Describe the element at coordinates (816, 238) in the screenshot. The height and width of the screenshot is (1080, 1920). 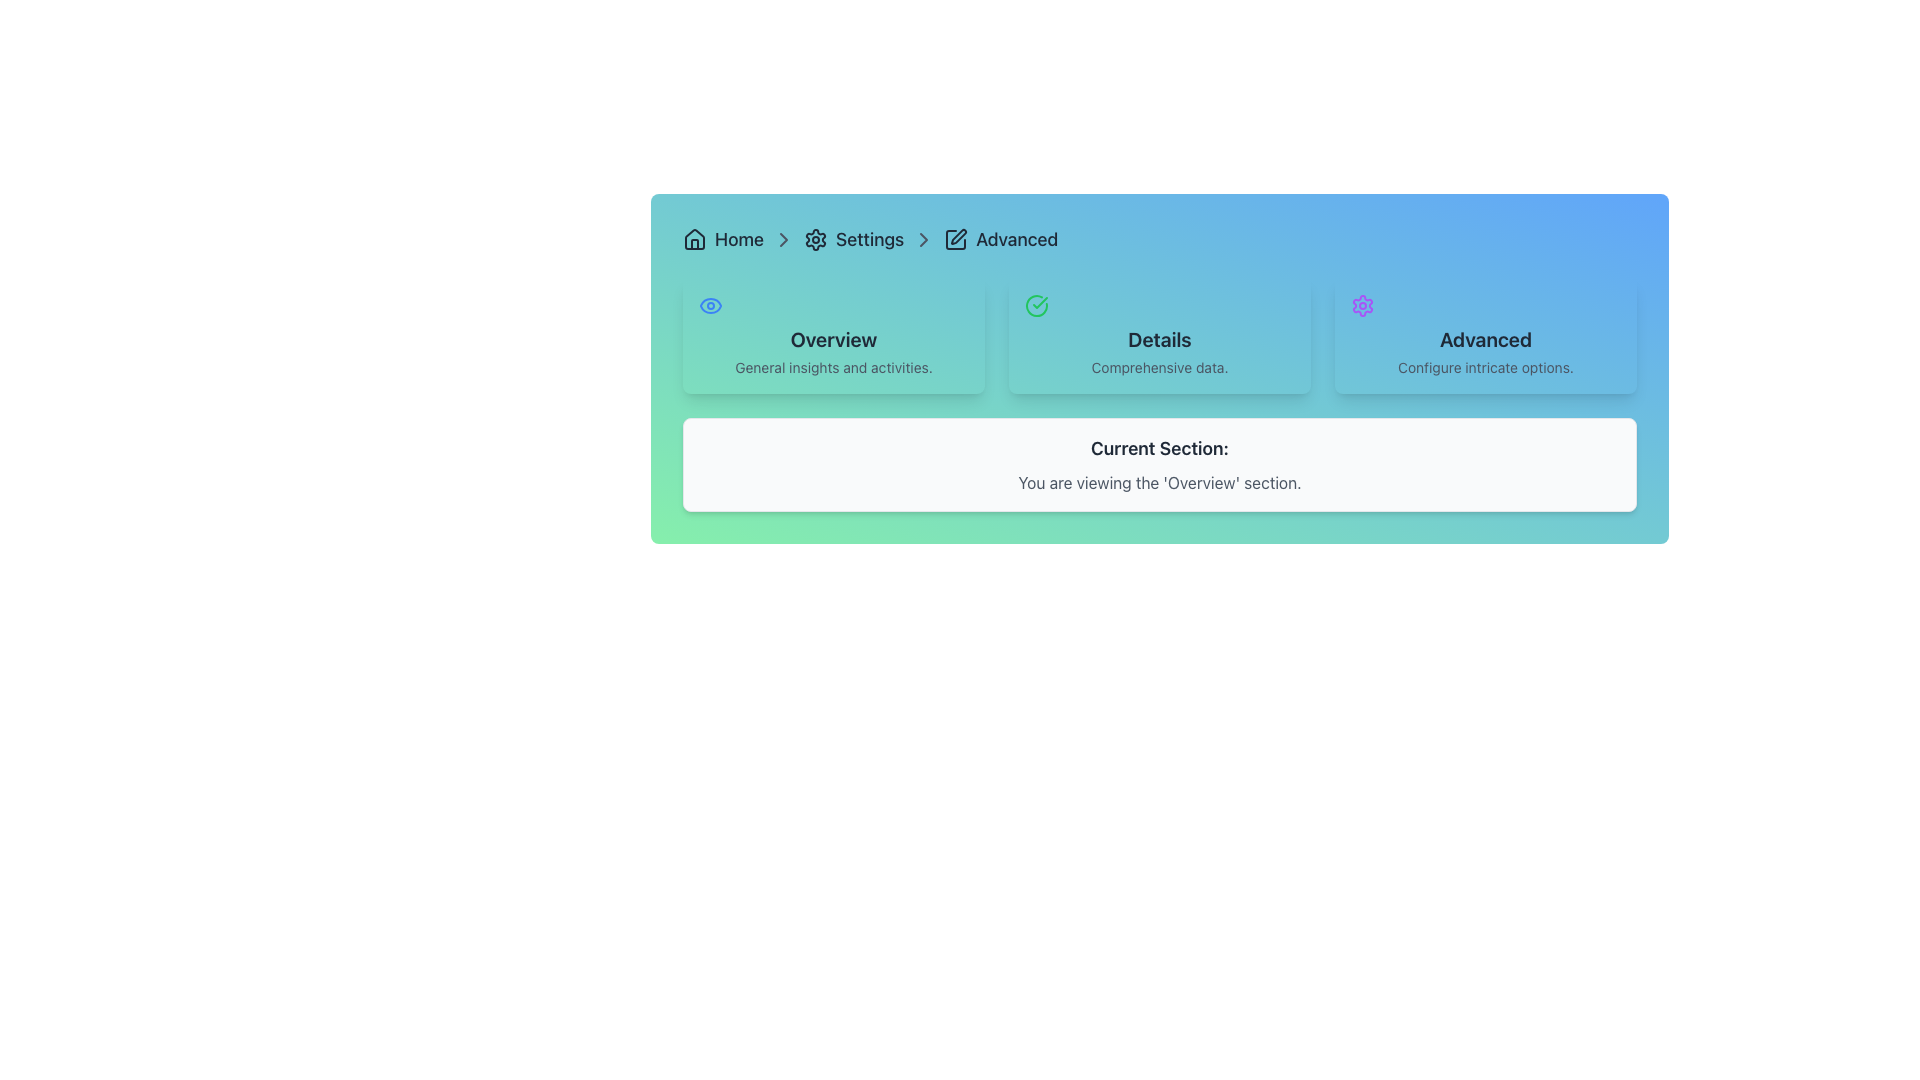
I see `the gear-like icon representing 'Settings' located in the top navigation bar, between the 'Home' and 'Advanced' breadcrumb links` at that location.